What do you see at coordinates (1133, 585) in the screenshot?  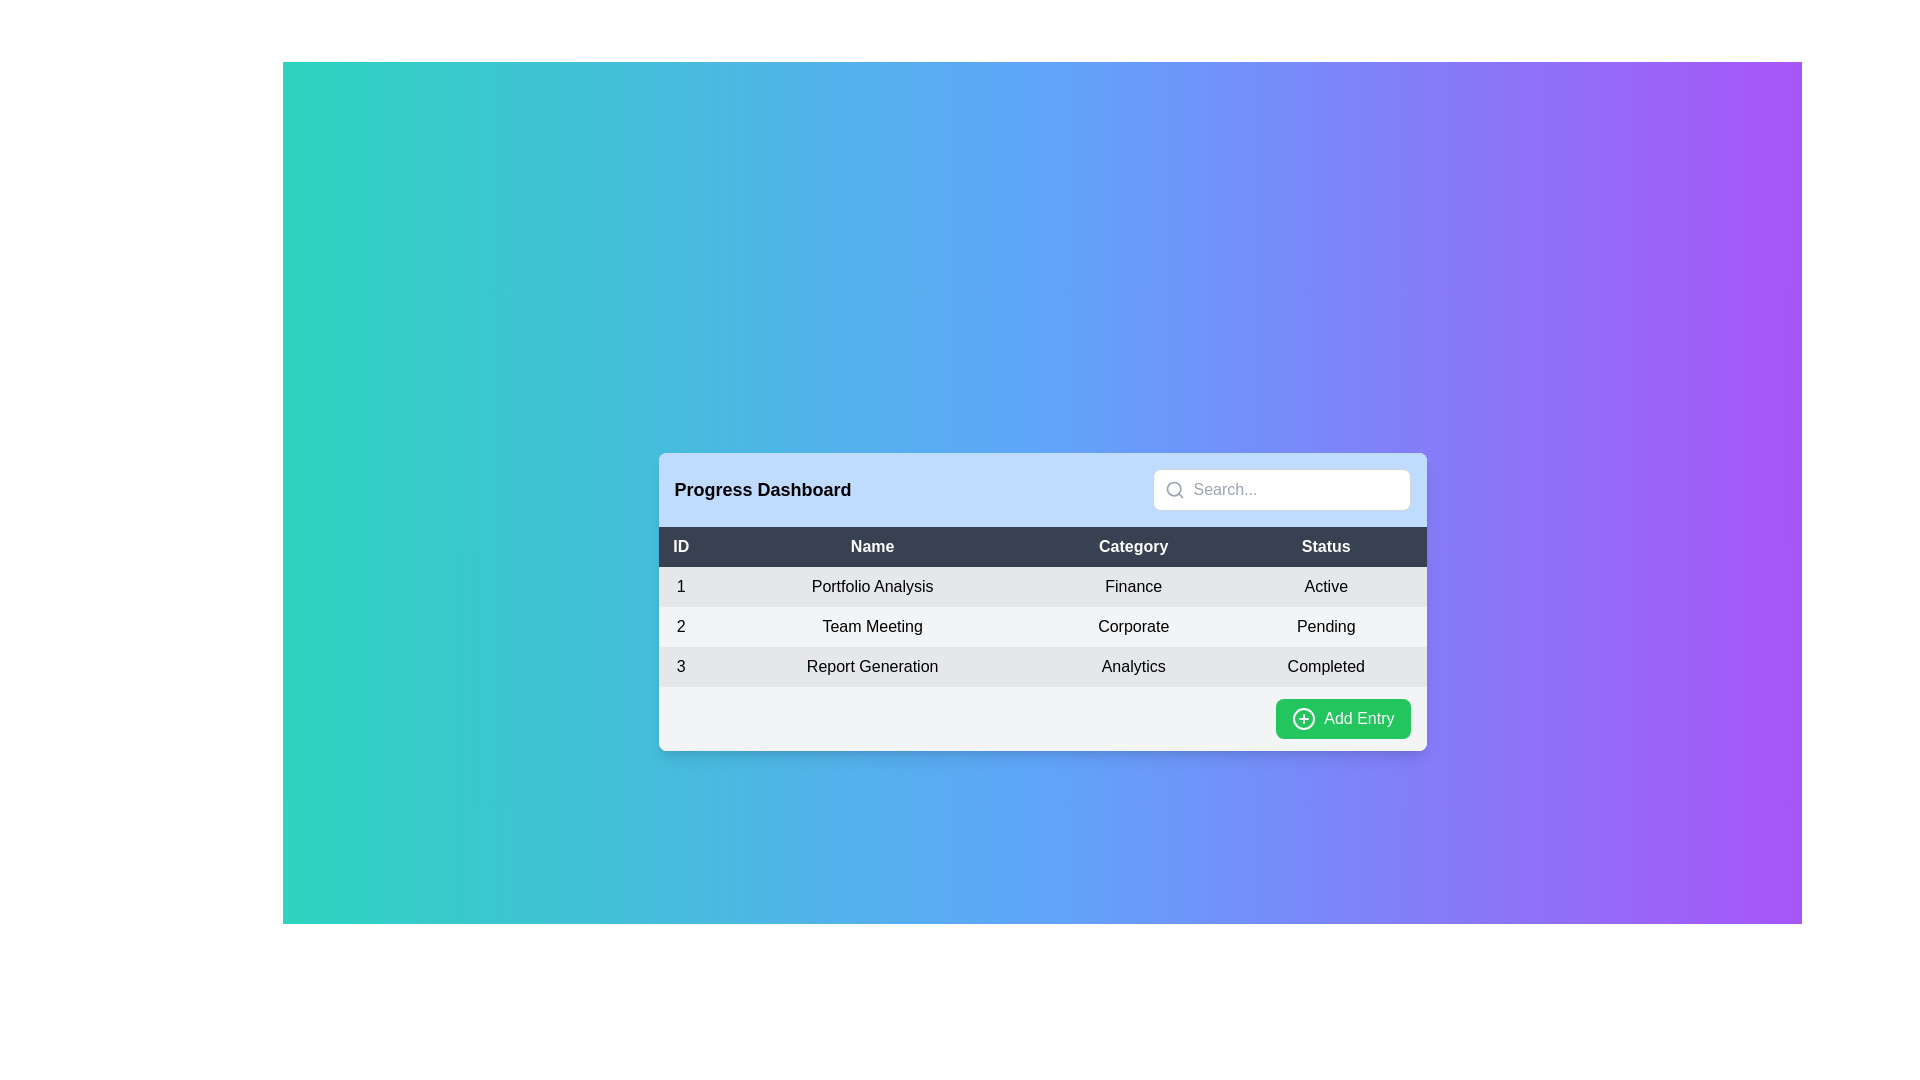 I see `text content of the 'Category' cell in the first row of the 'Progress Dashboard' table, which is positioned between the 'Portfolio Analysis' and 'Active' cells` at bounding box center [1133, 585].